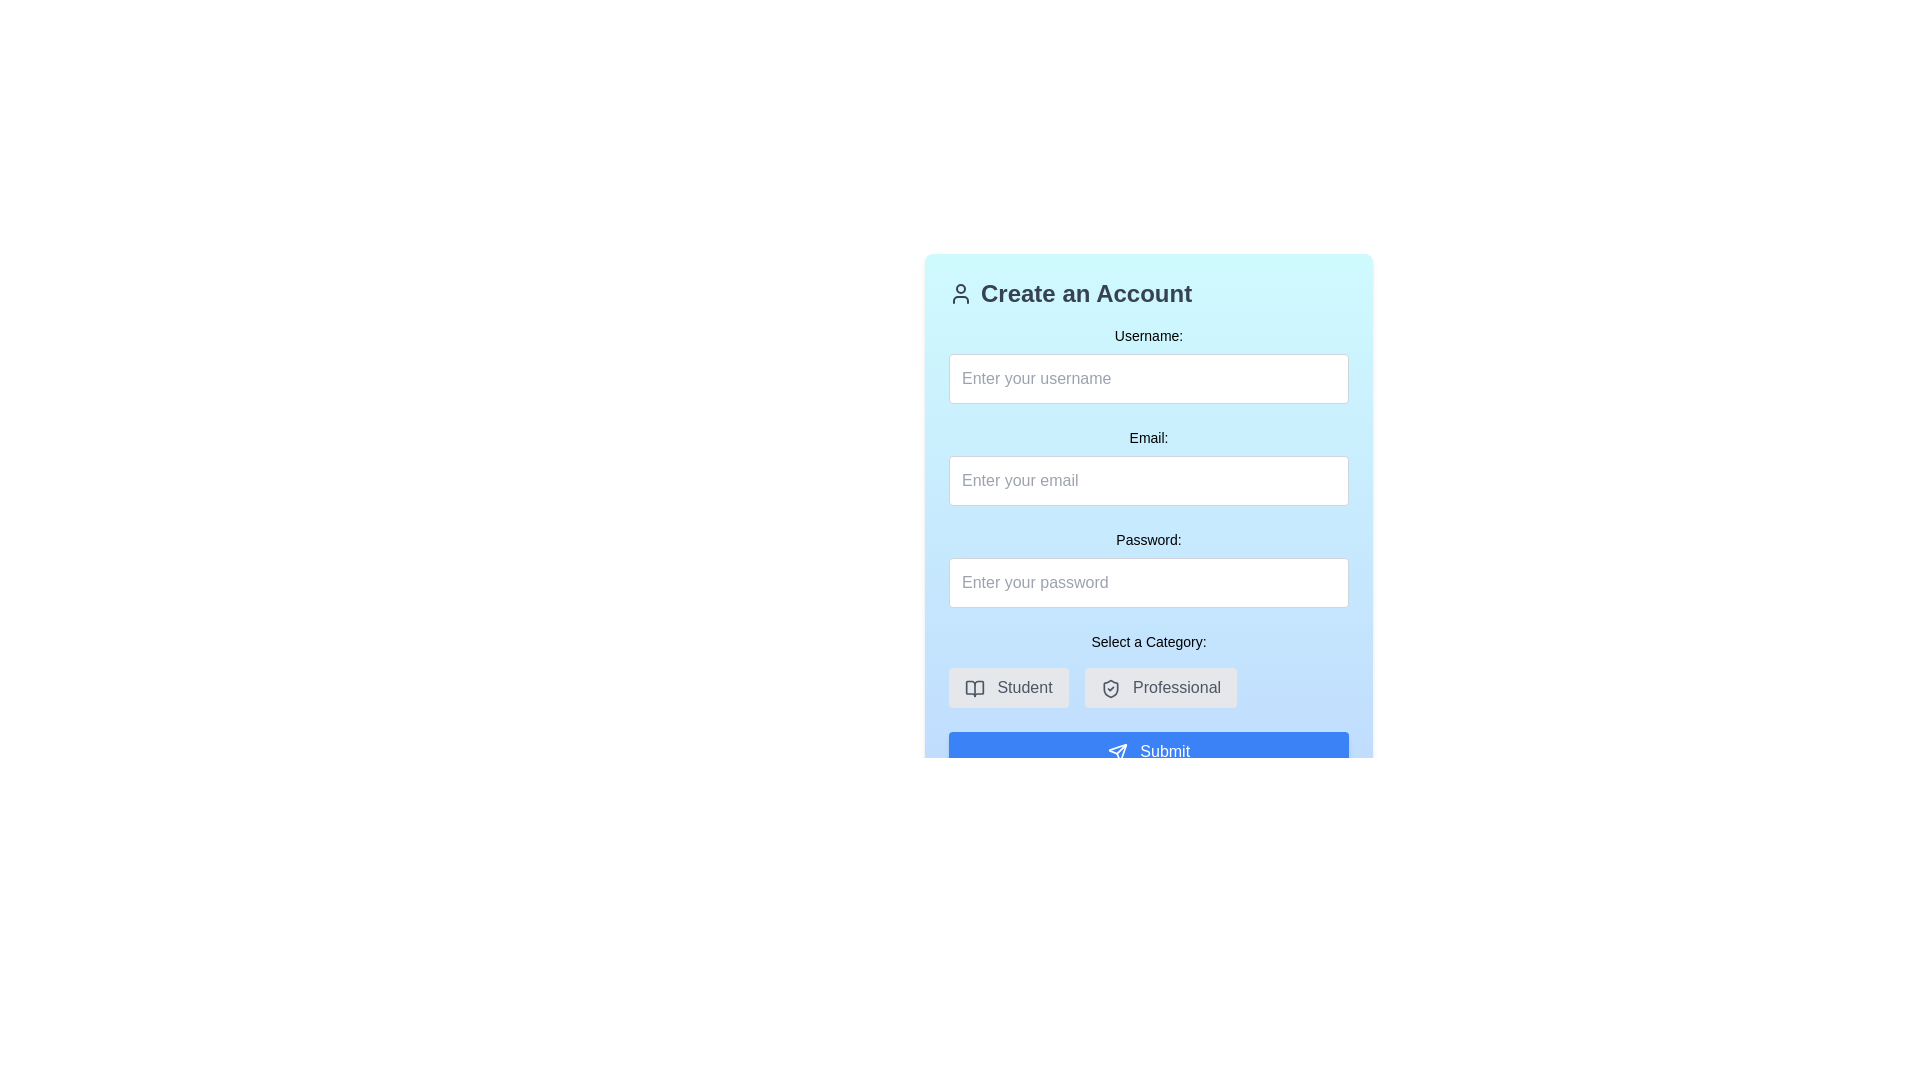 The height and width of the screenshot is (1080, 1920). Describe the element at coordinates (1148, 437) in the screenshot. I see `the label indicating the email input field, which is centrally aligned above the email input field` at that location.